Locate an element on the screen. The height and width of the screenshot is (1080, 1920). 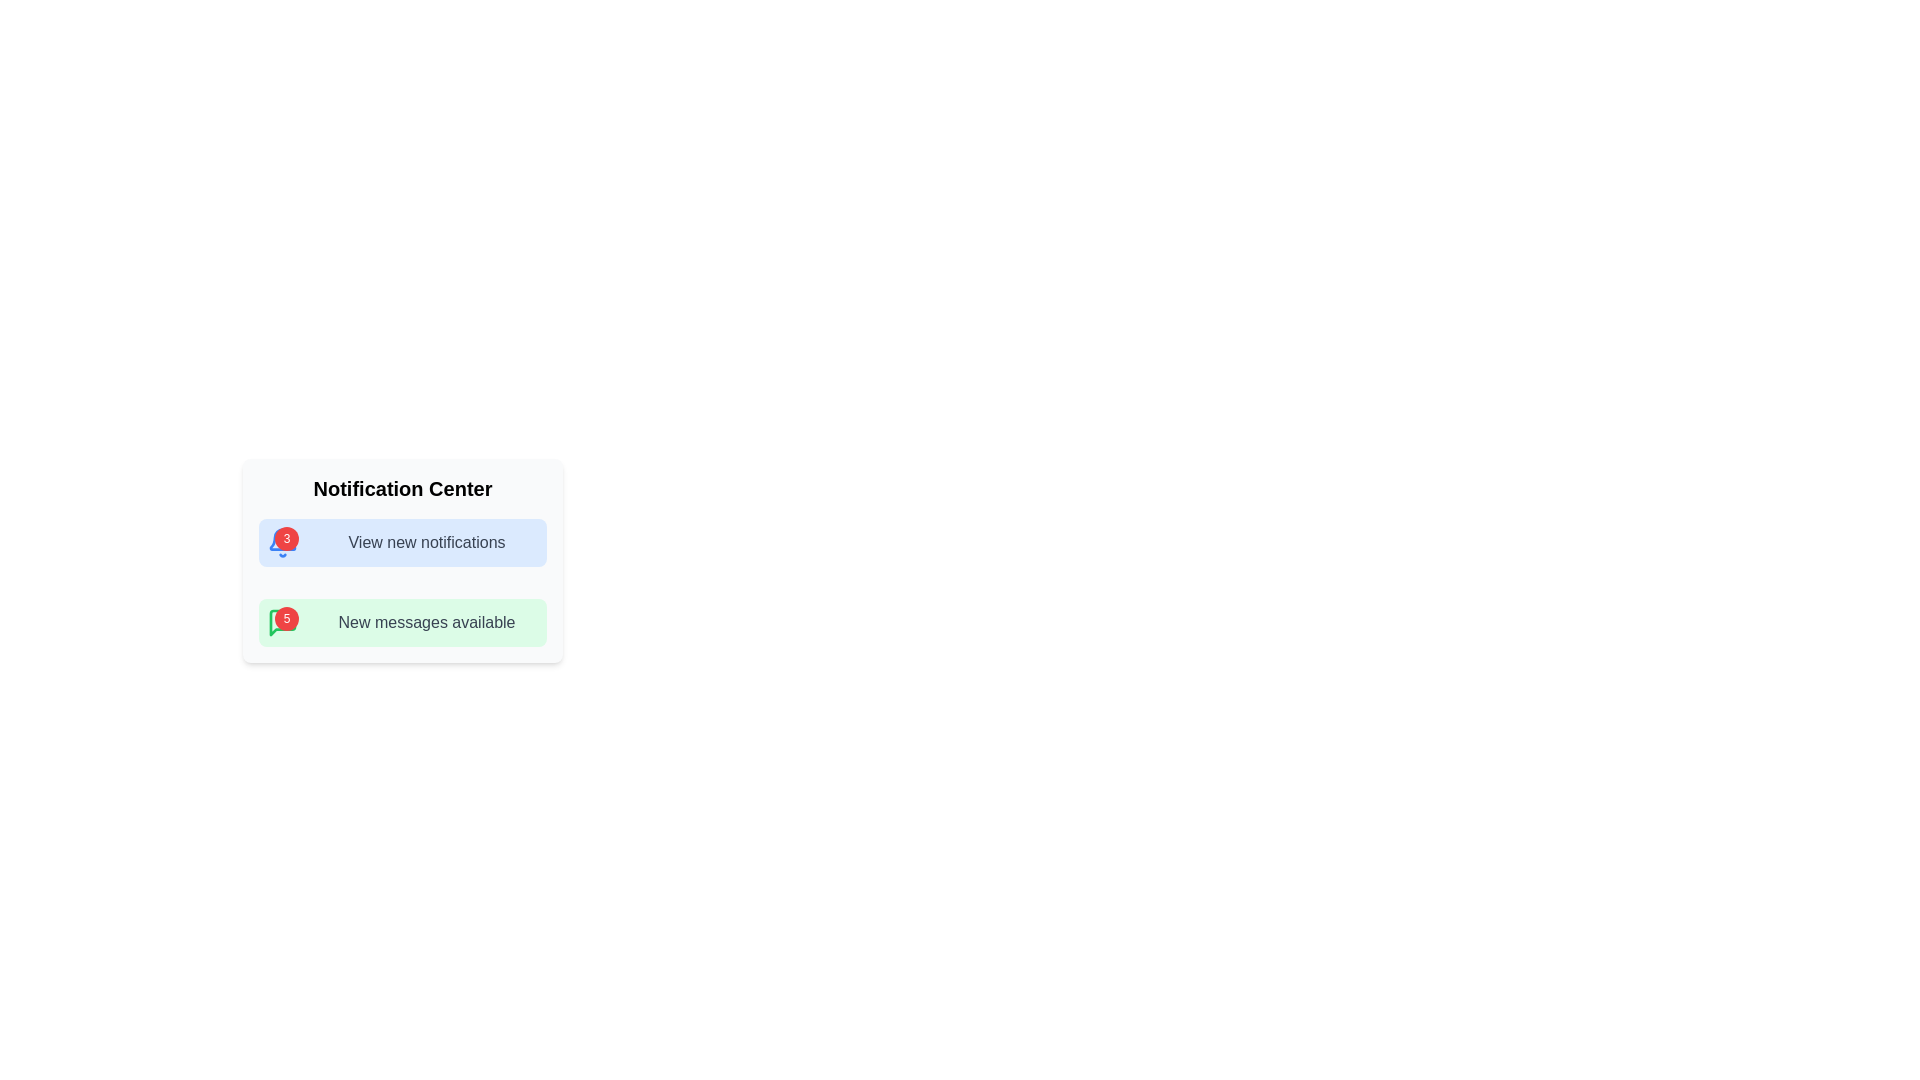
the text label 'Notification Center', which is prominently displayed in bold and large font at the top of the notification interface is located at coordinates (402, 489).